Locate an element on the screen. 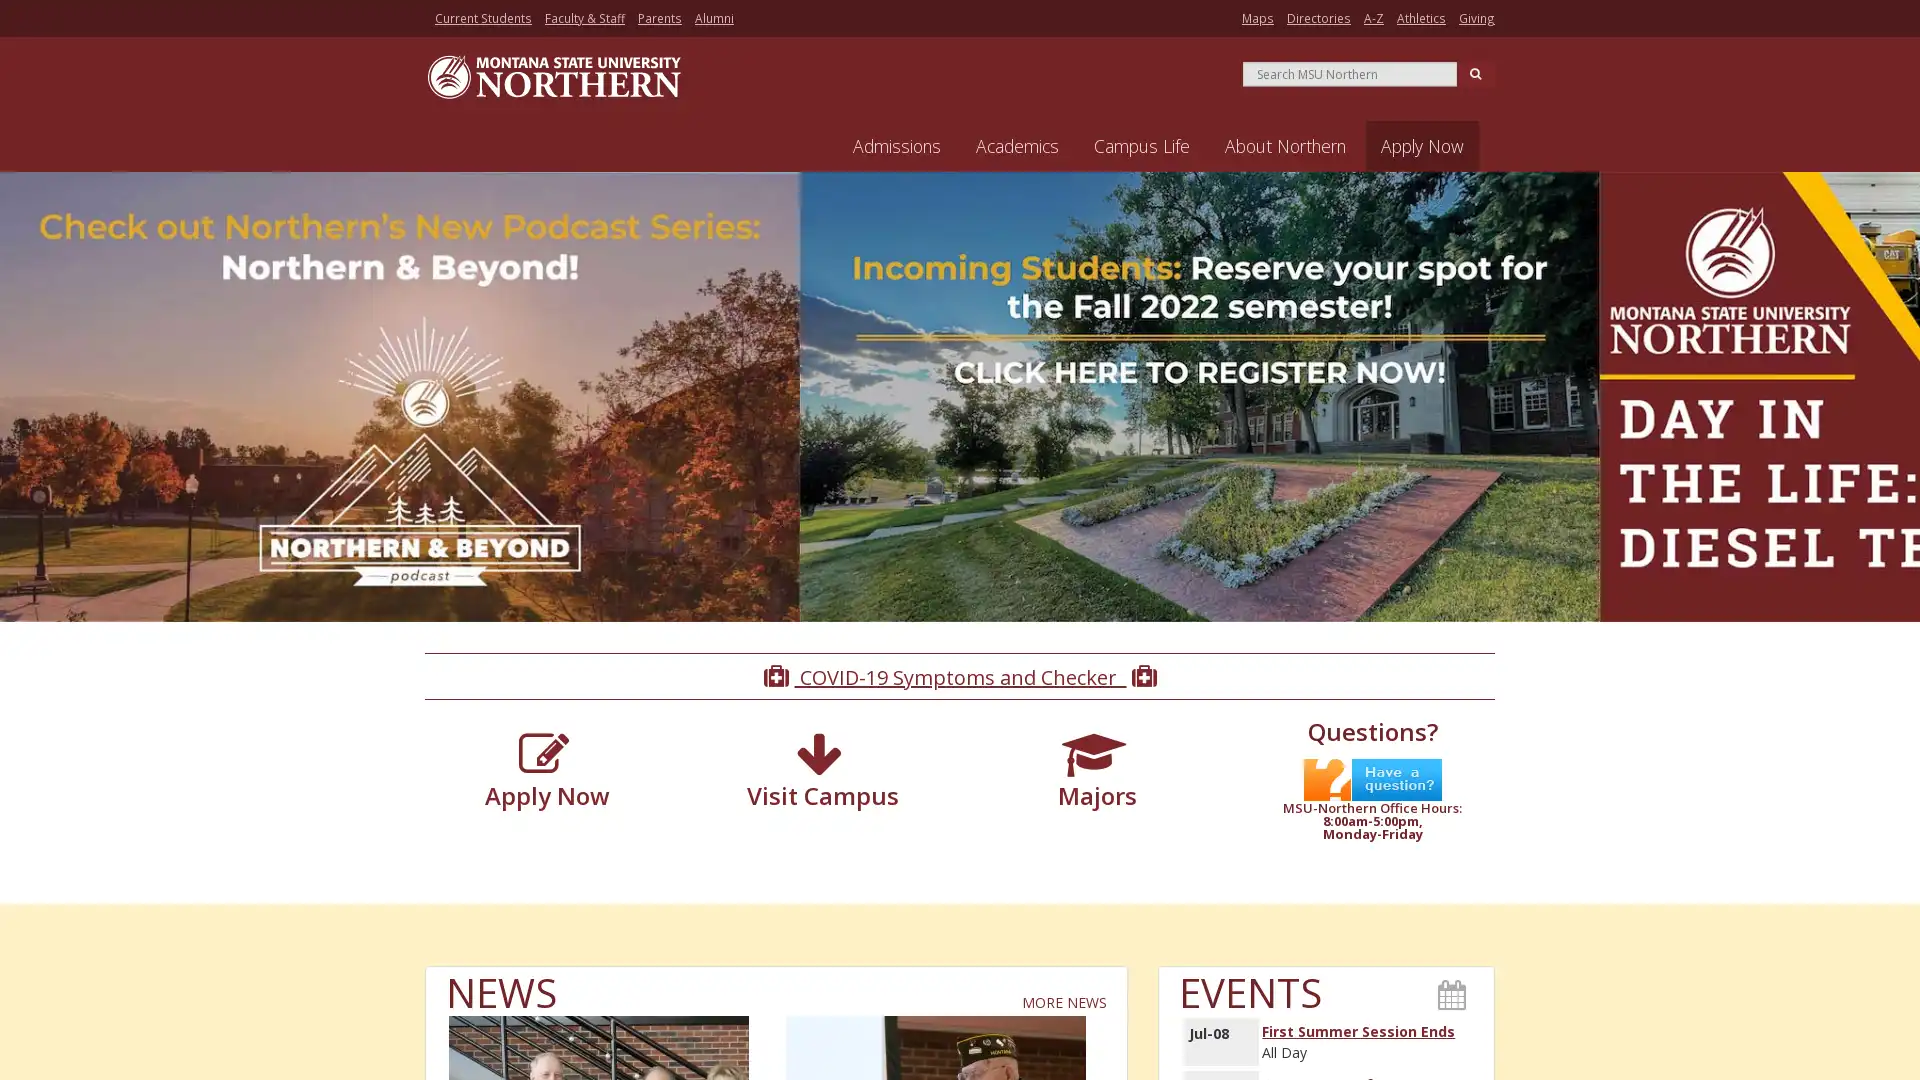 This screenshot has height=1080, width=1920. Search is located at coordinates (1475, 72).